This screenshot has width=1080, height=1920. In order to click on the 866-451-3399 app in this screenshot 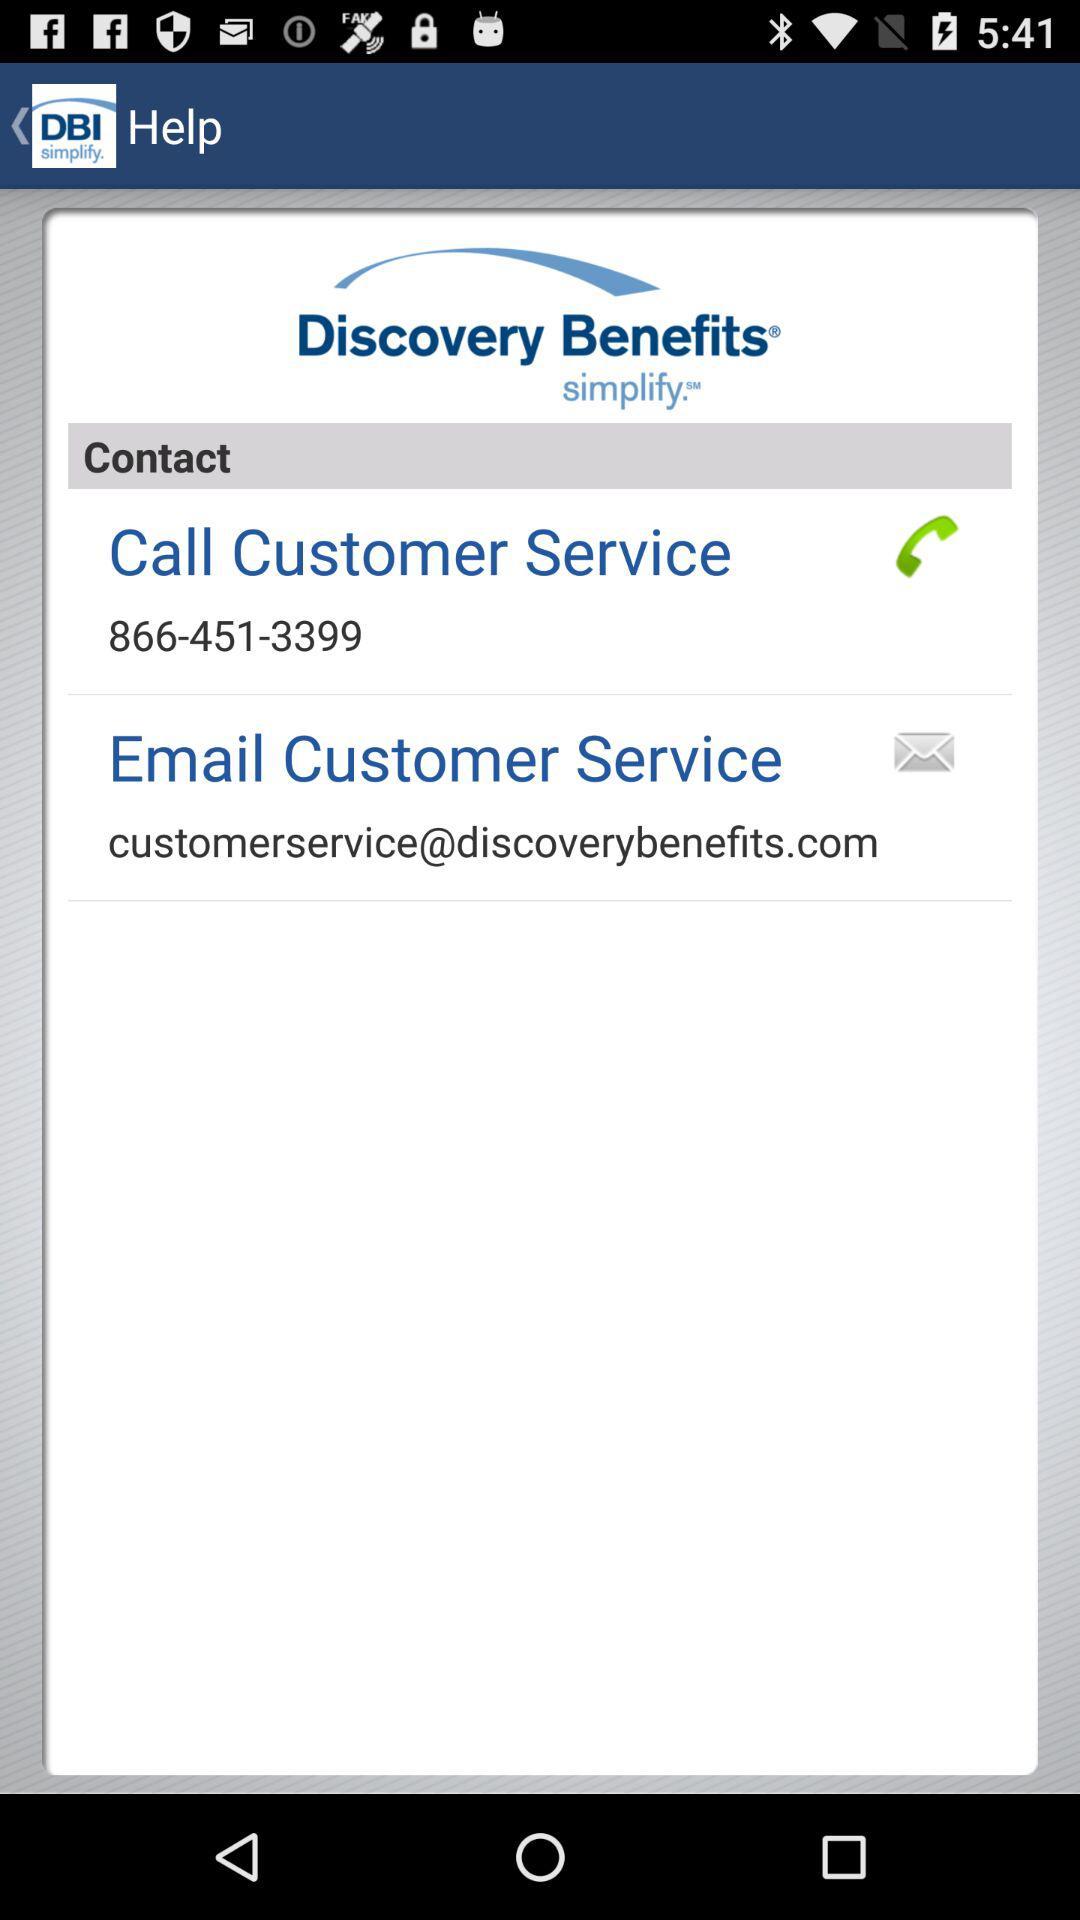, I will do `click(234, 633)`.